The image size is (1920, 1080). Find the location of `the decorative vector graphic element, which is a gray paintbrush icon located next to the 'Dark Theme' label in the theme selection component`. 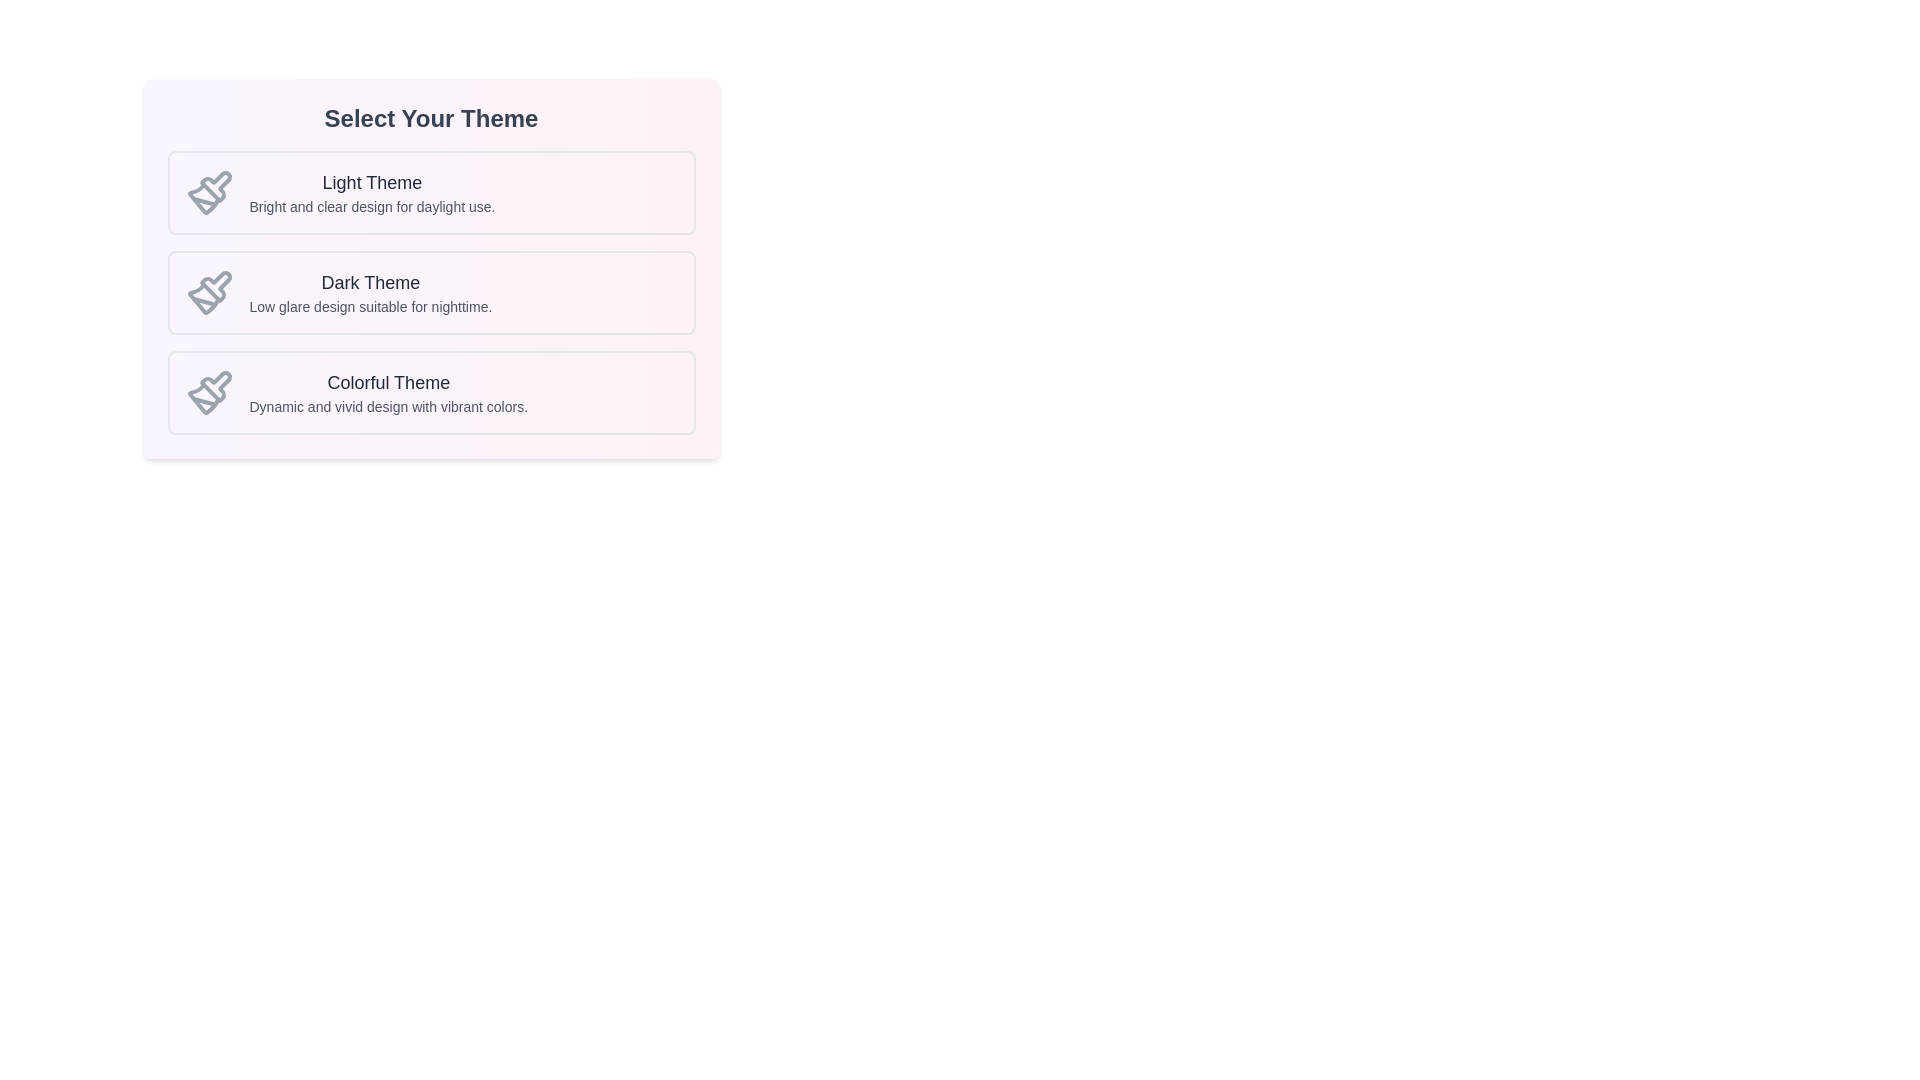

the decorative vector graphic element, which is a gray paintbrush icon located next to the 'Dark Theme' label in the theme selection component is located at coordinates (204, 301).